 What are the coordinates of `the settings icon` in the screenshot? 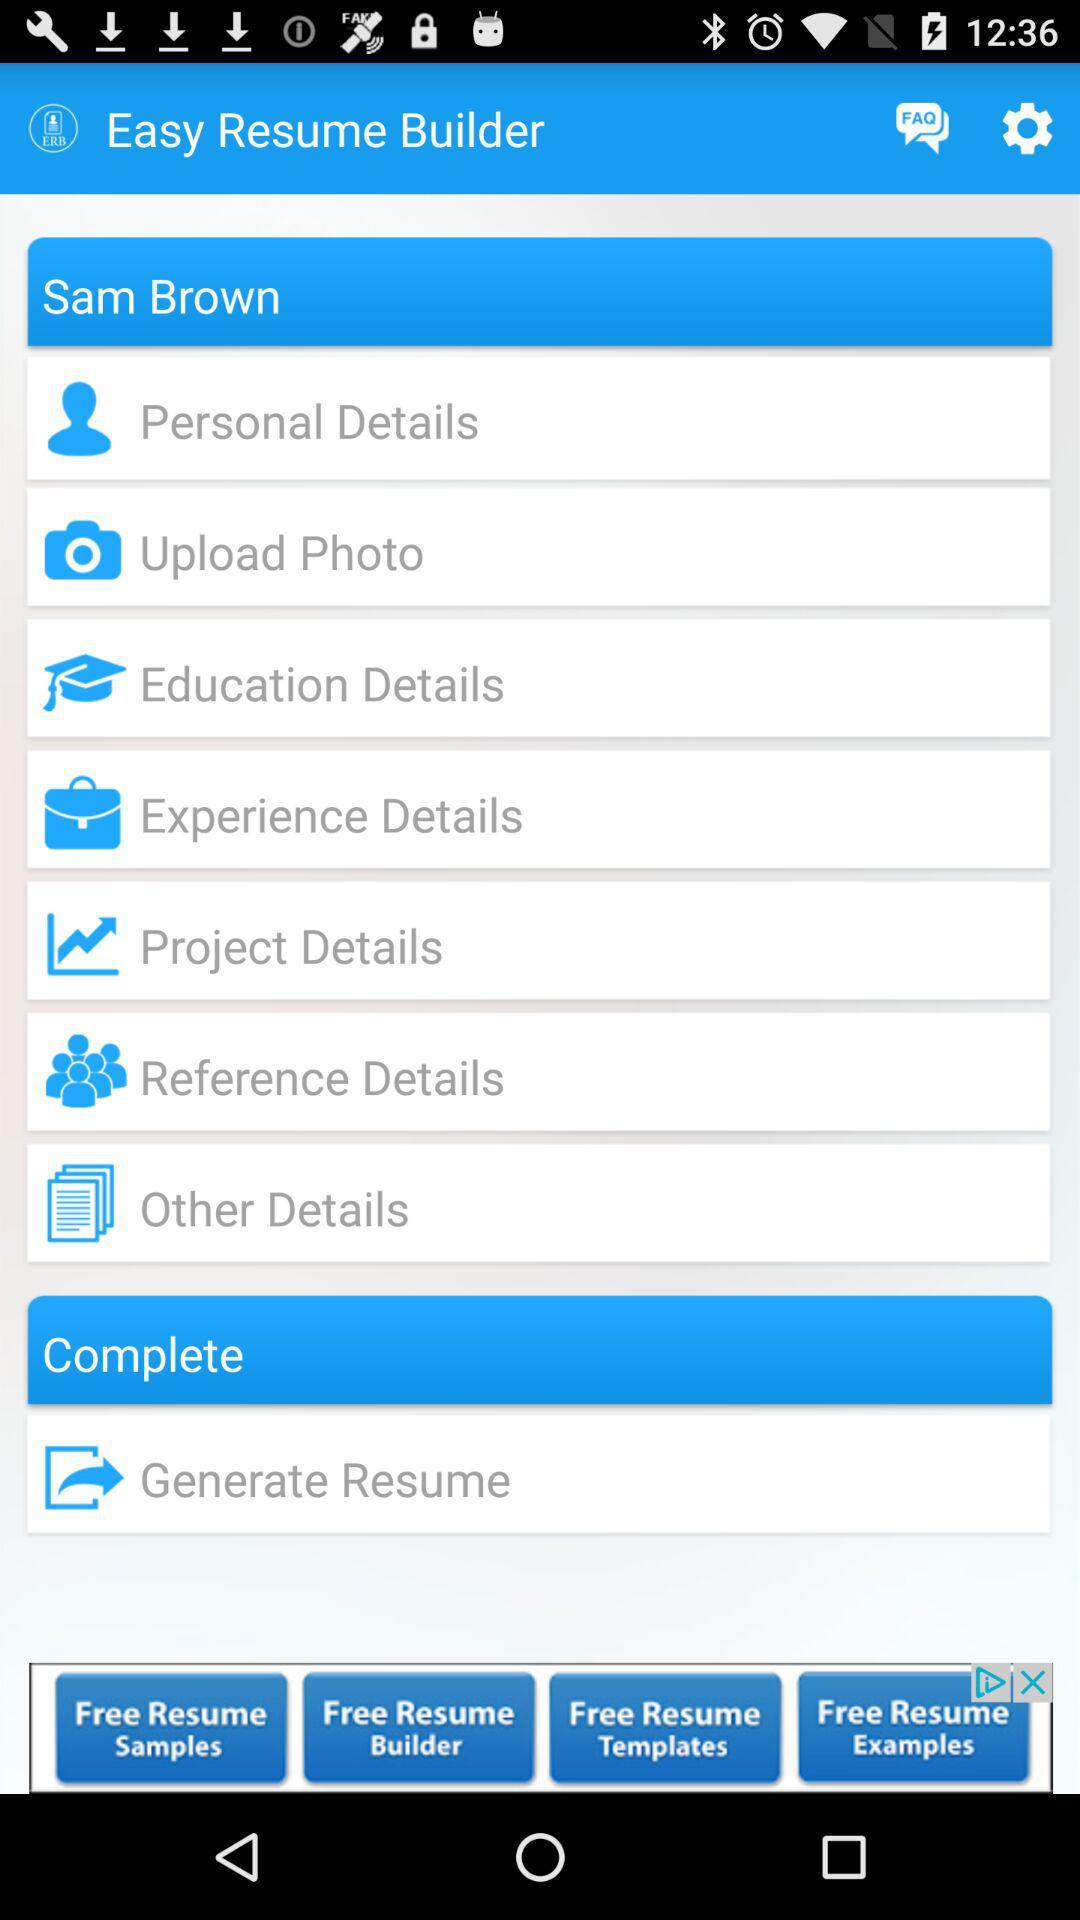 It's located at (1027, 136).